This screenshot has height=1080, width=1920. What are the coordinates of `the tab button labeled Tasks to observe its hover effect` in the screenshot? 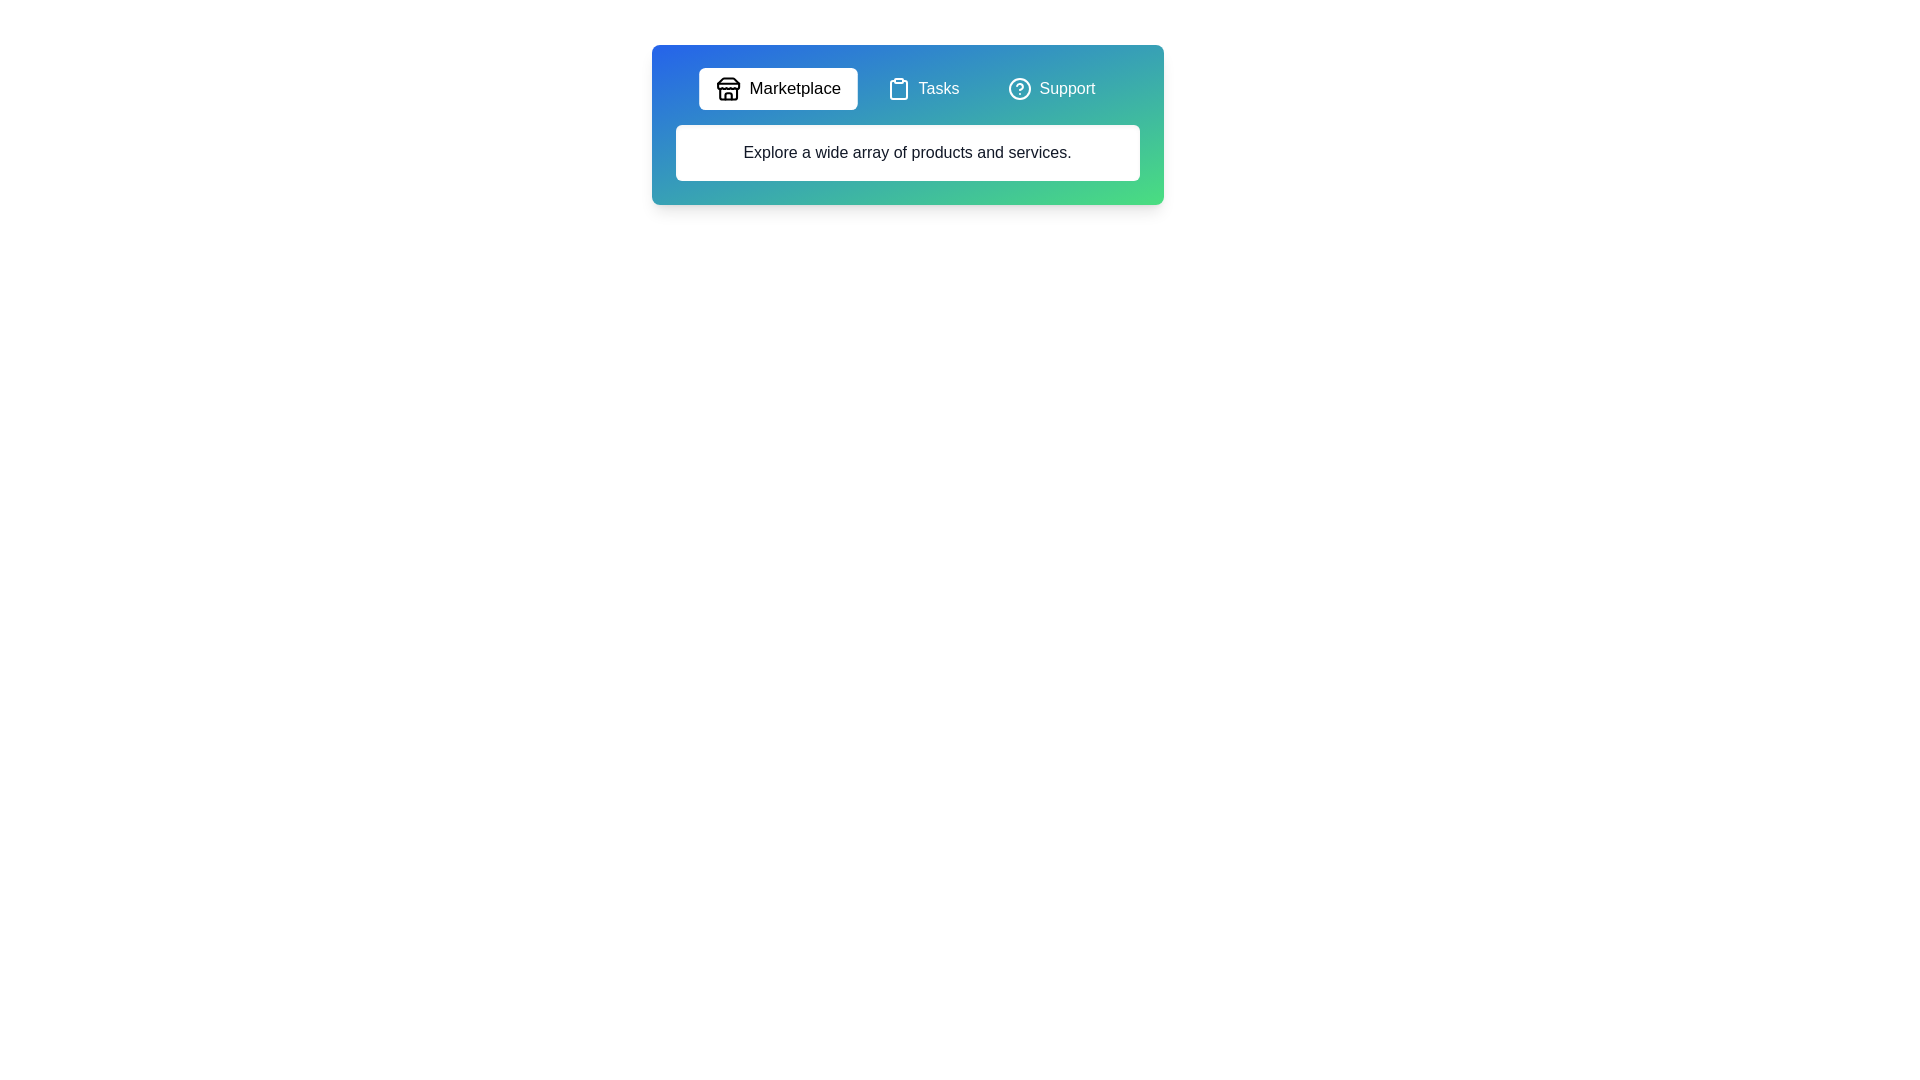 It's located at (921, 87).